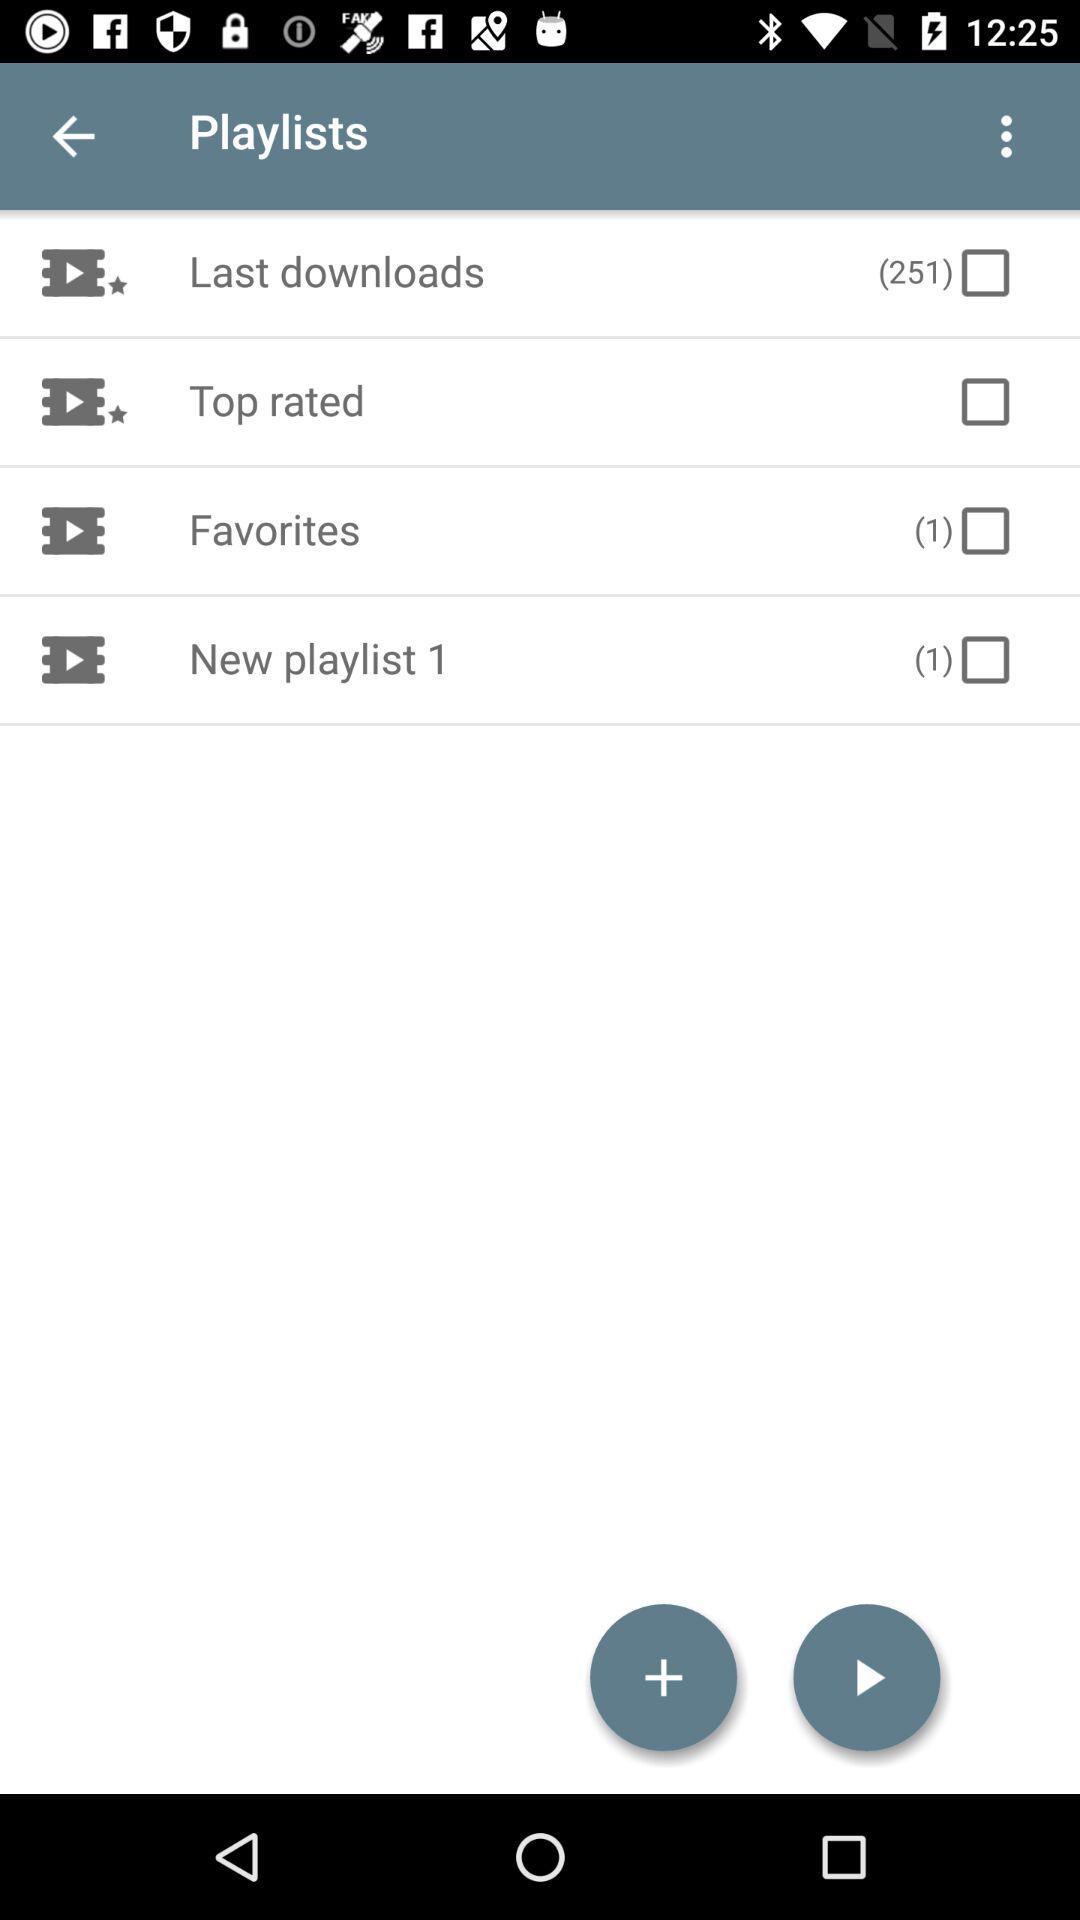 The width and height of the screenshot is (1080, 1920). What do you see at coordinates (946, 272) in the screenshot?
I see `the icon to the right of last downloads` at bounding box center [946, 272].